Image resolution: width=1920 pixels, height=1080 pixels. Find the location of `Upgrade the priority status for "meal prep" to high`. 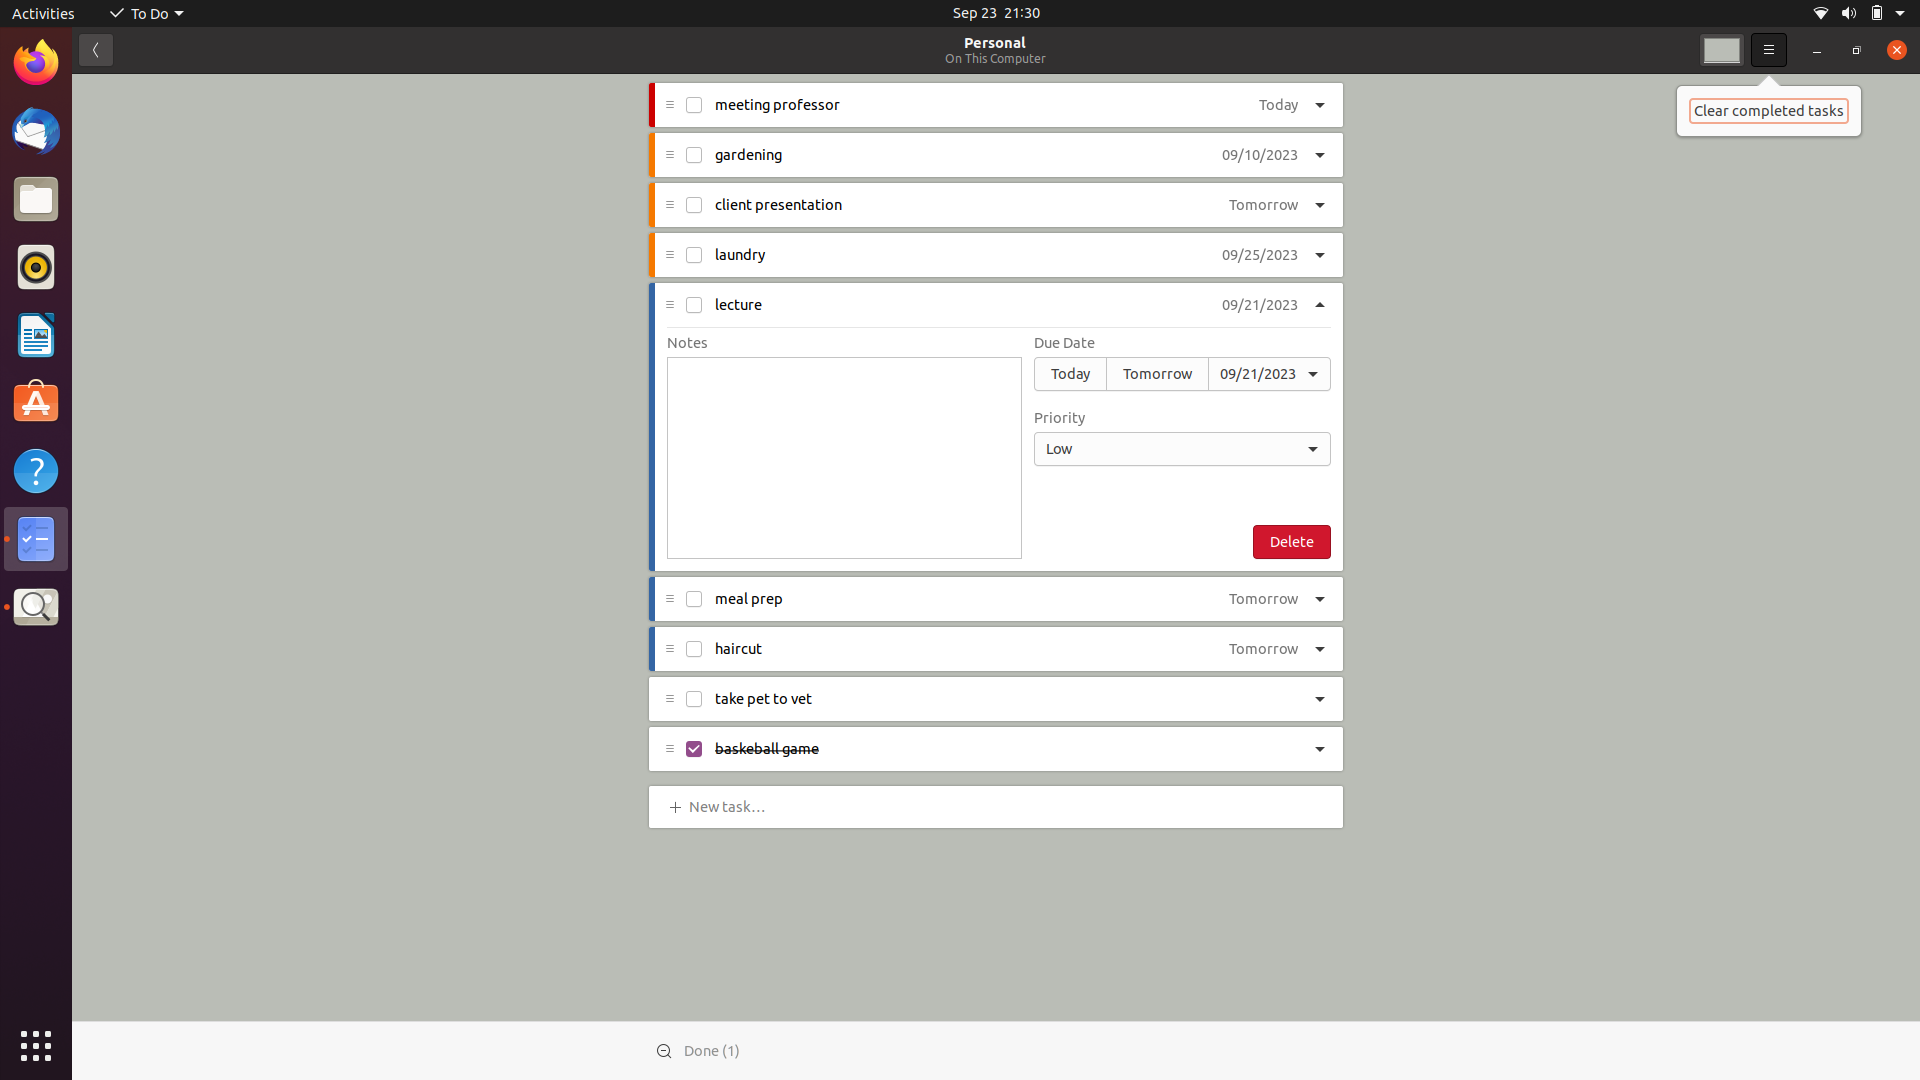

Upgrade the priority status for "meal prep" to high is located at coordinates (1323, 597).